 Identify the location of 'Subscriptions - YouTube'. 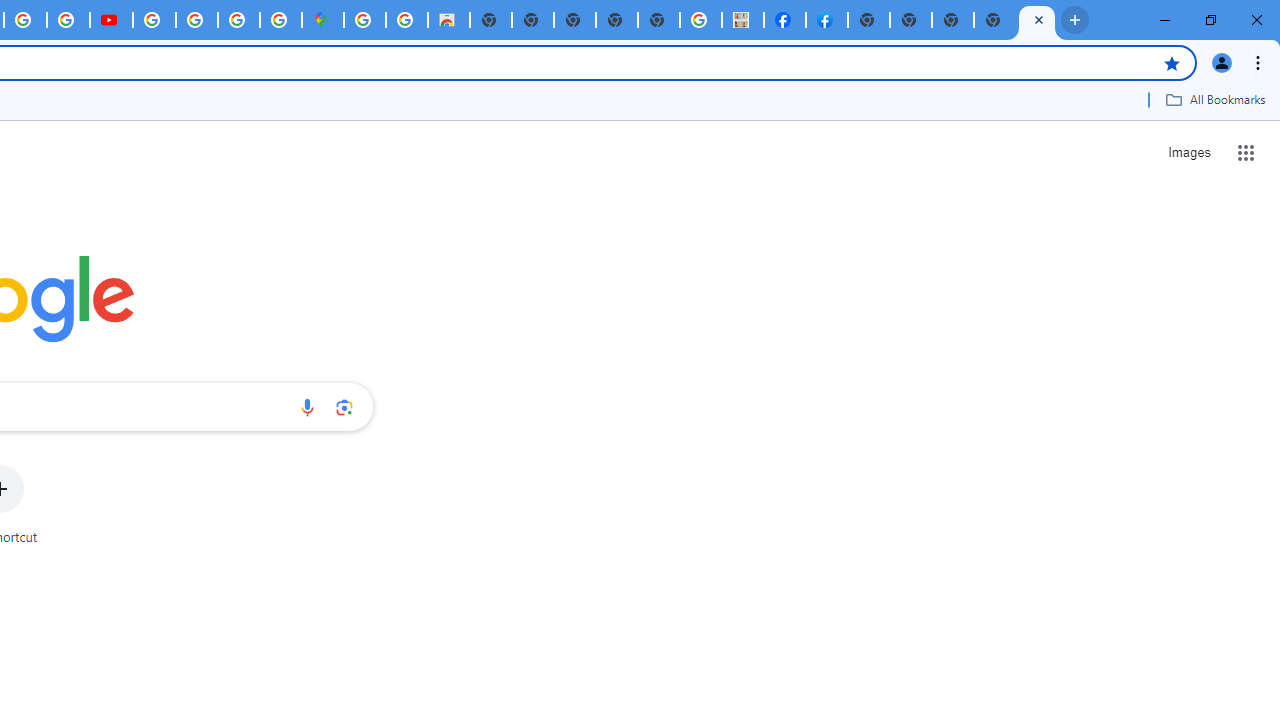
(110, 20).